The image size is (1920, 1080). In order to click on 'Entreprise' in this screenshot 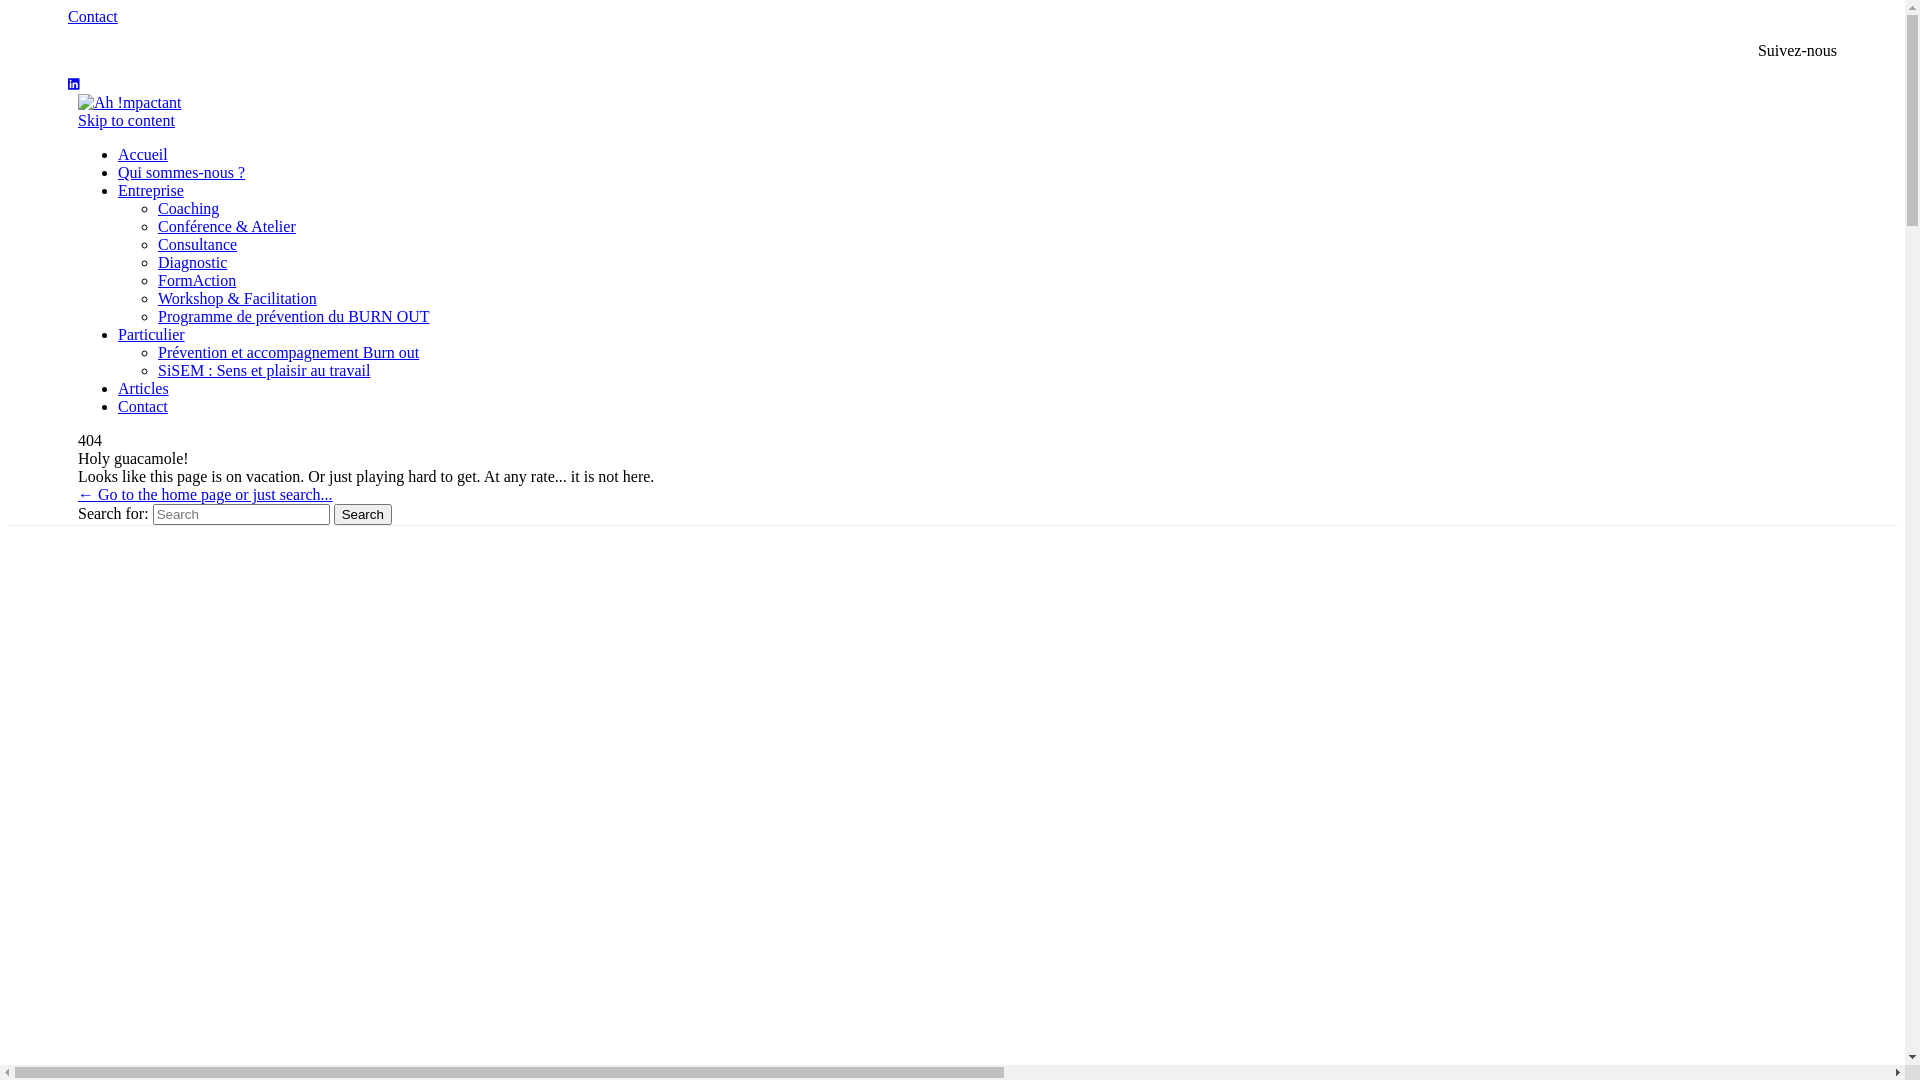, I will do `click(117, 190)`.